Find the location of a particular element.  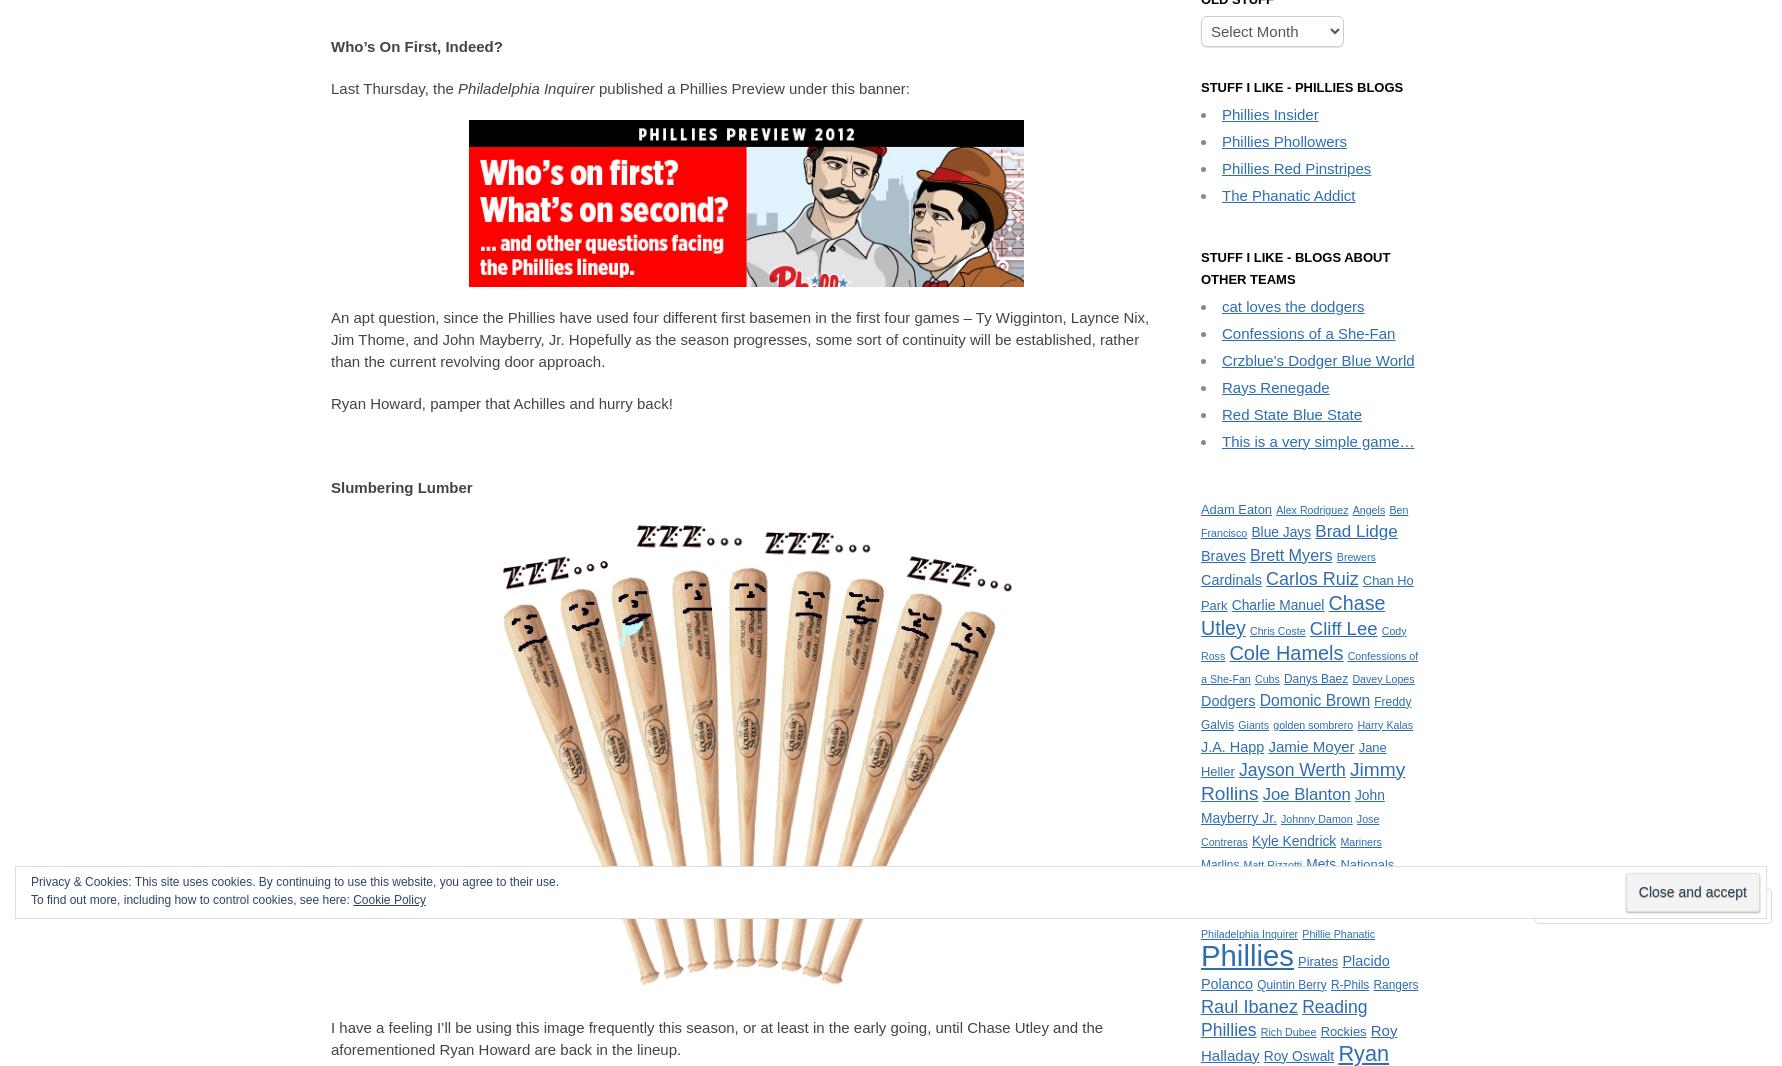

'Phillies Phollowers' is located at coordinates (1284, 139).